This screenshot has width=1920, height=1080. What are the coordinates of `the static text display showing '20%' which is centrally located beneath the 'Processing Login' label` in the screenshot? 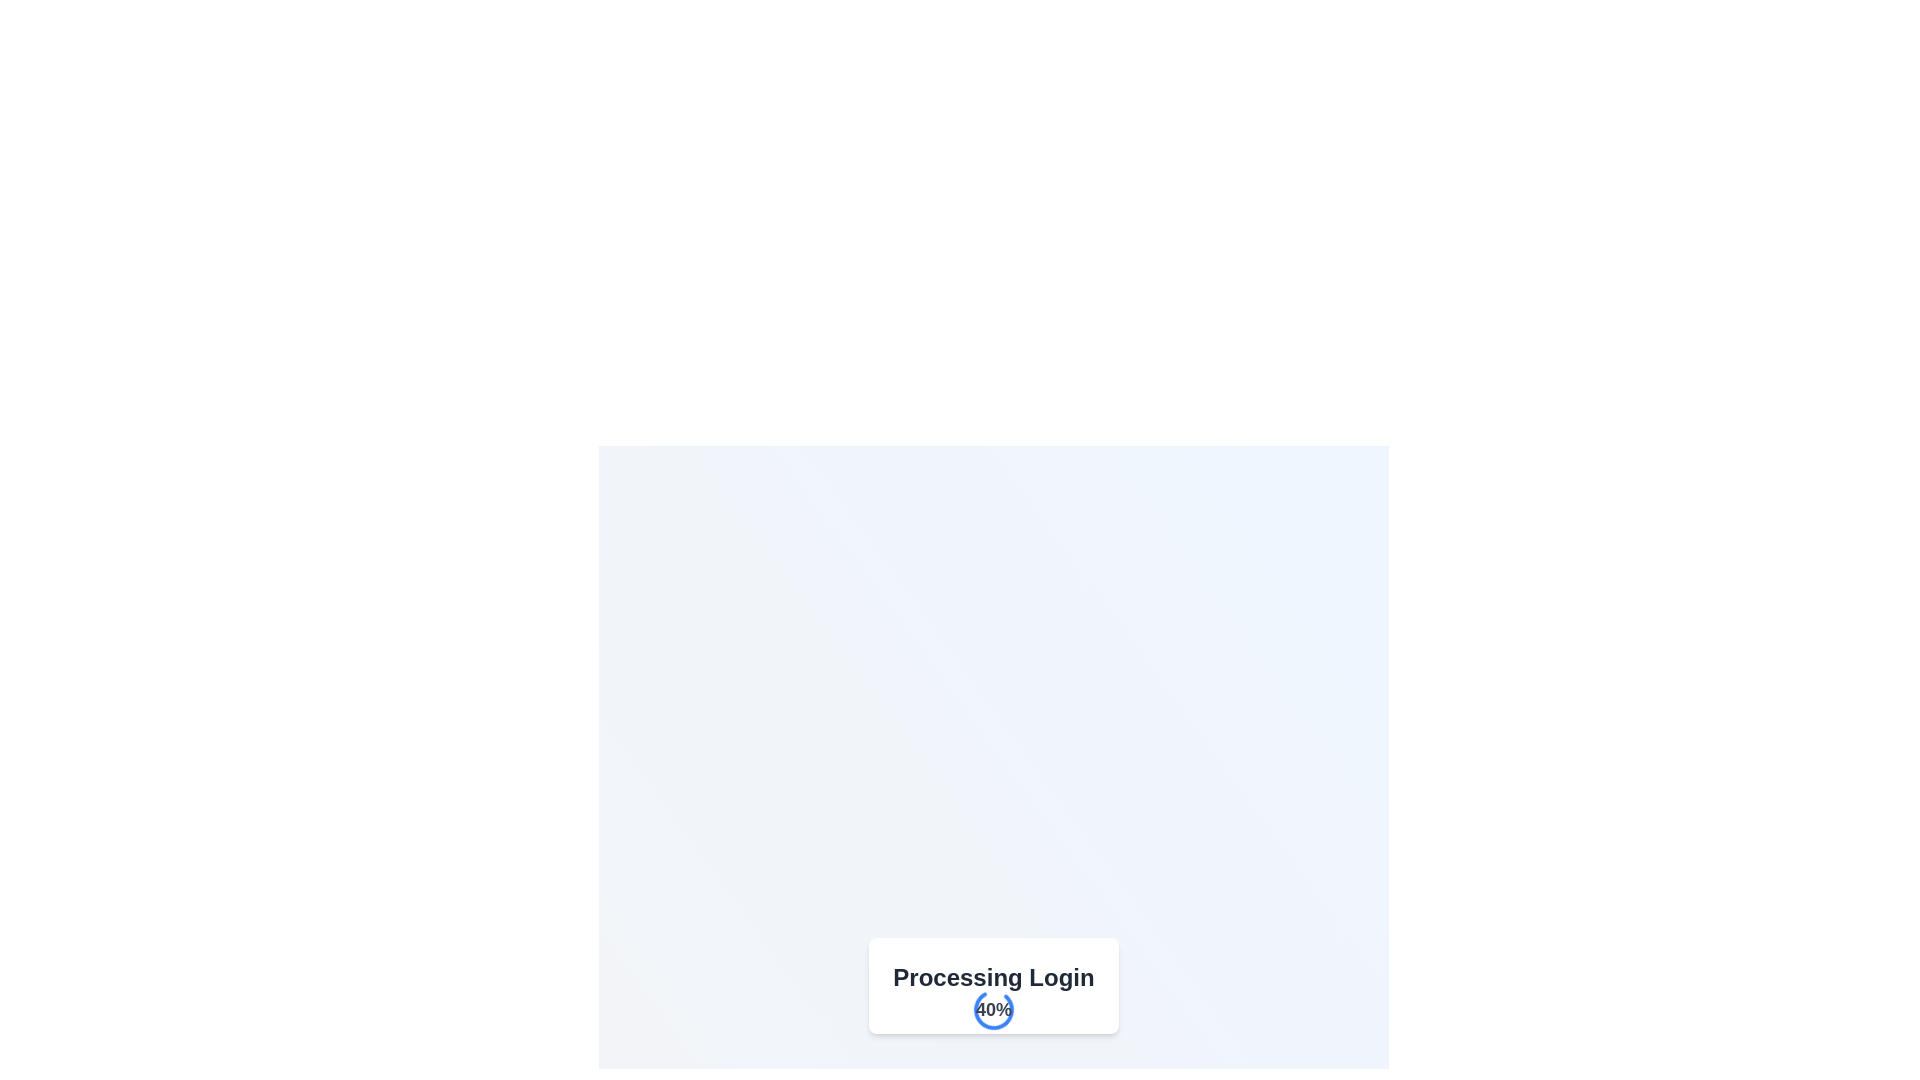 It's located at (993, 1010).